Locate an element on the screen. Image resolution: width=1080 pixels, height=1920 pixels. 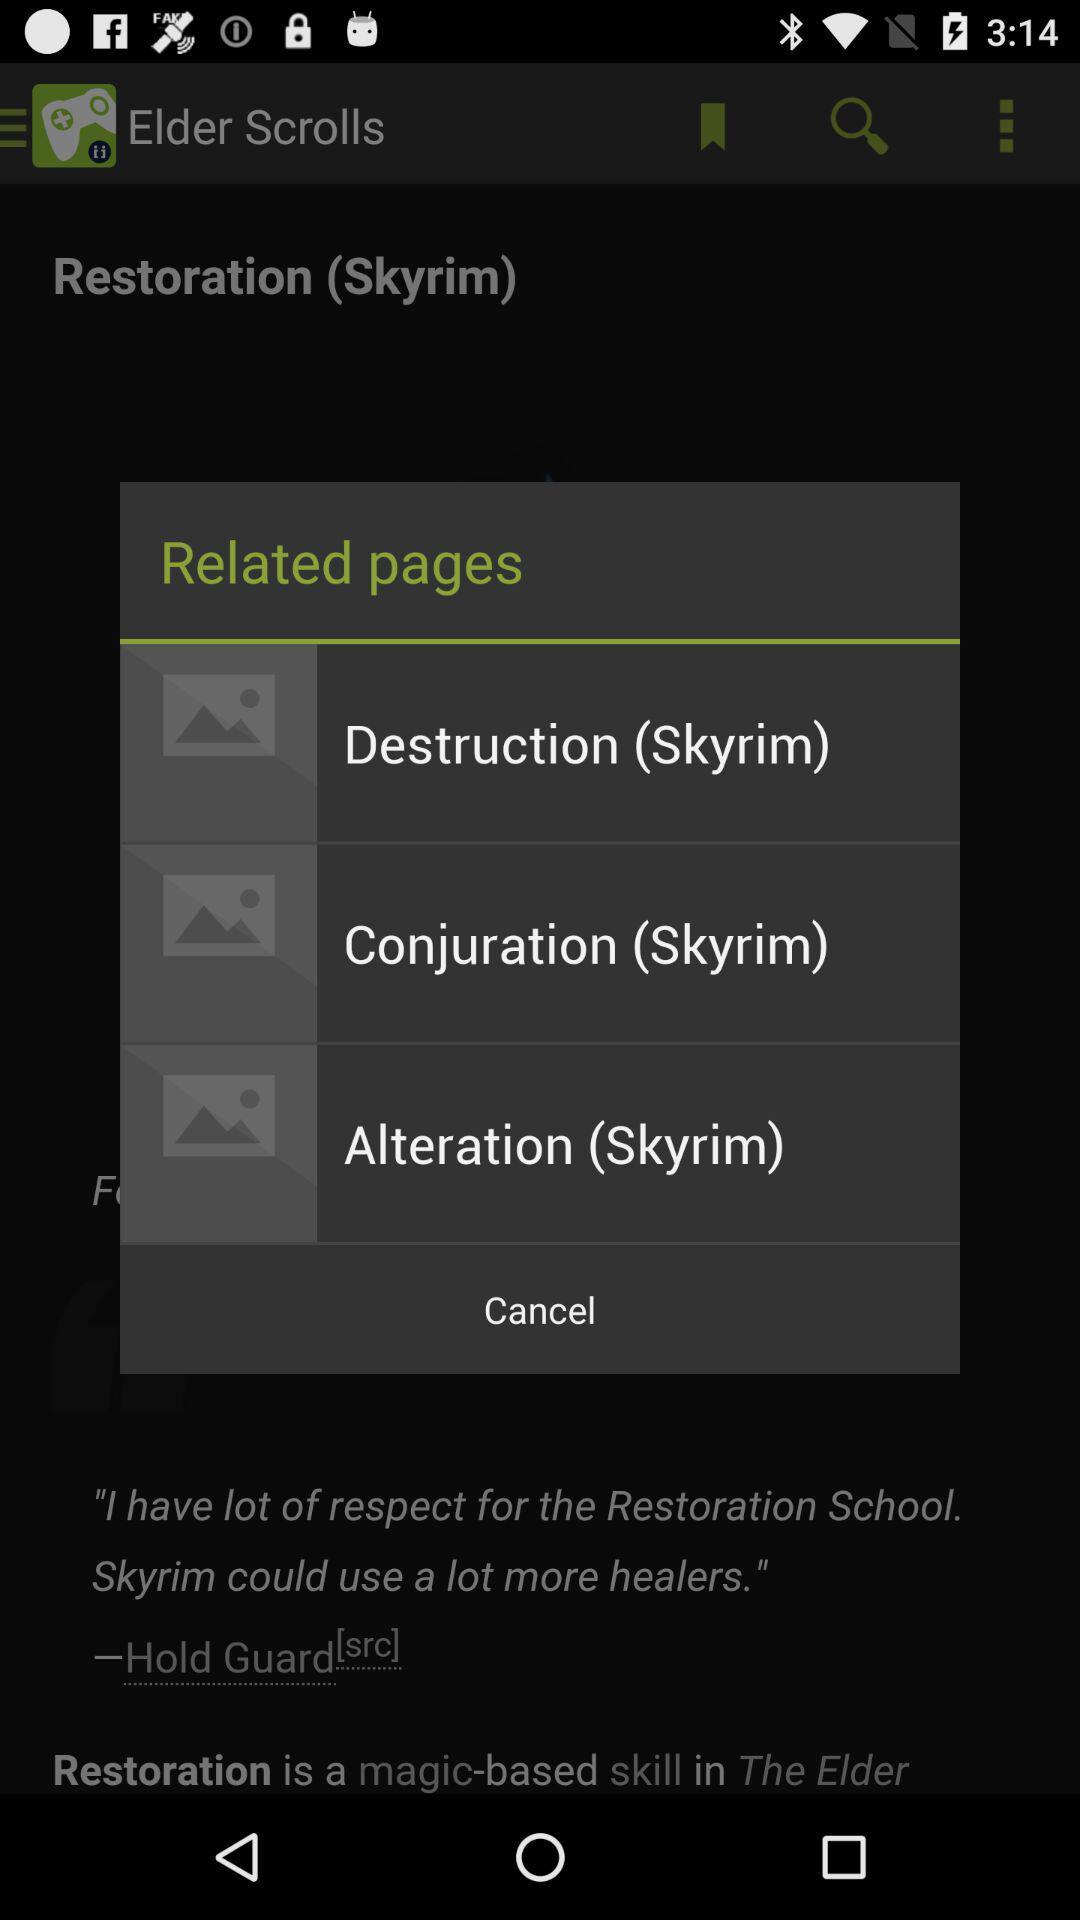
the alteration (skyrim) app is located at coordinates (638, 1143).